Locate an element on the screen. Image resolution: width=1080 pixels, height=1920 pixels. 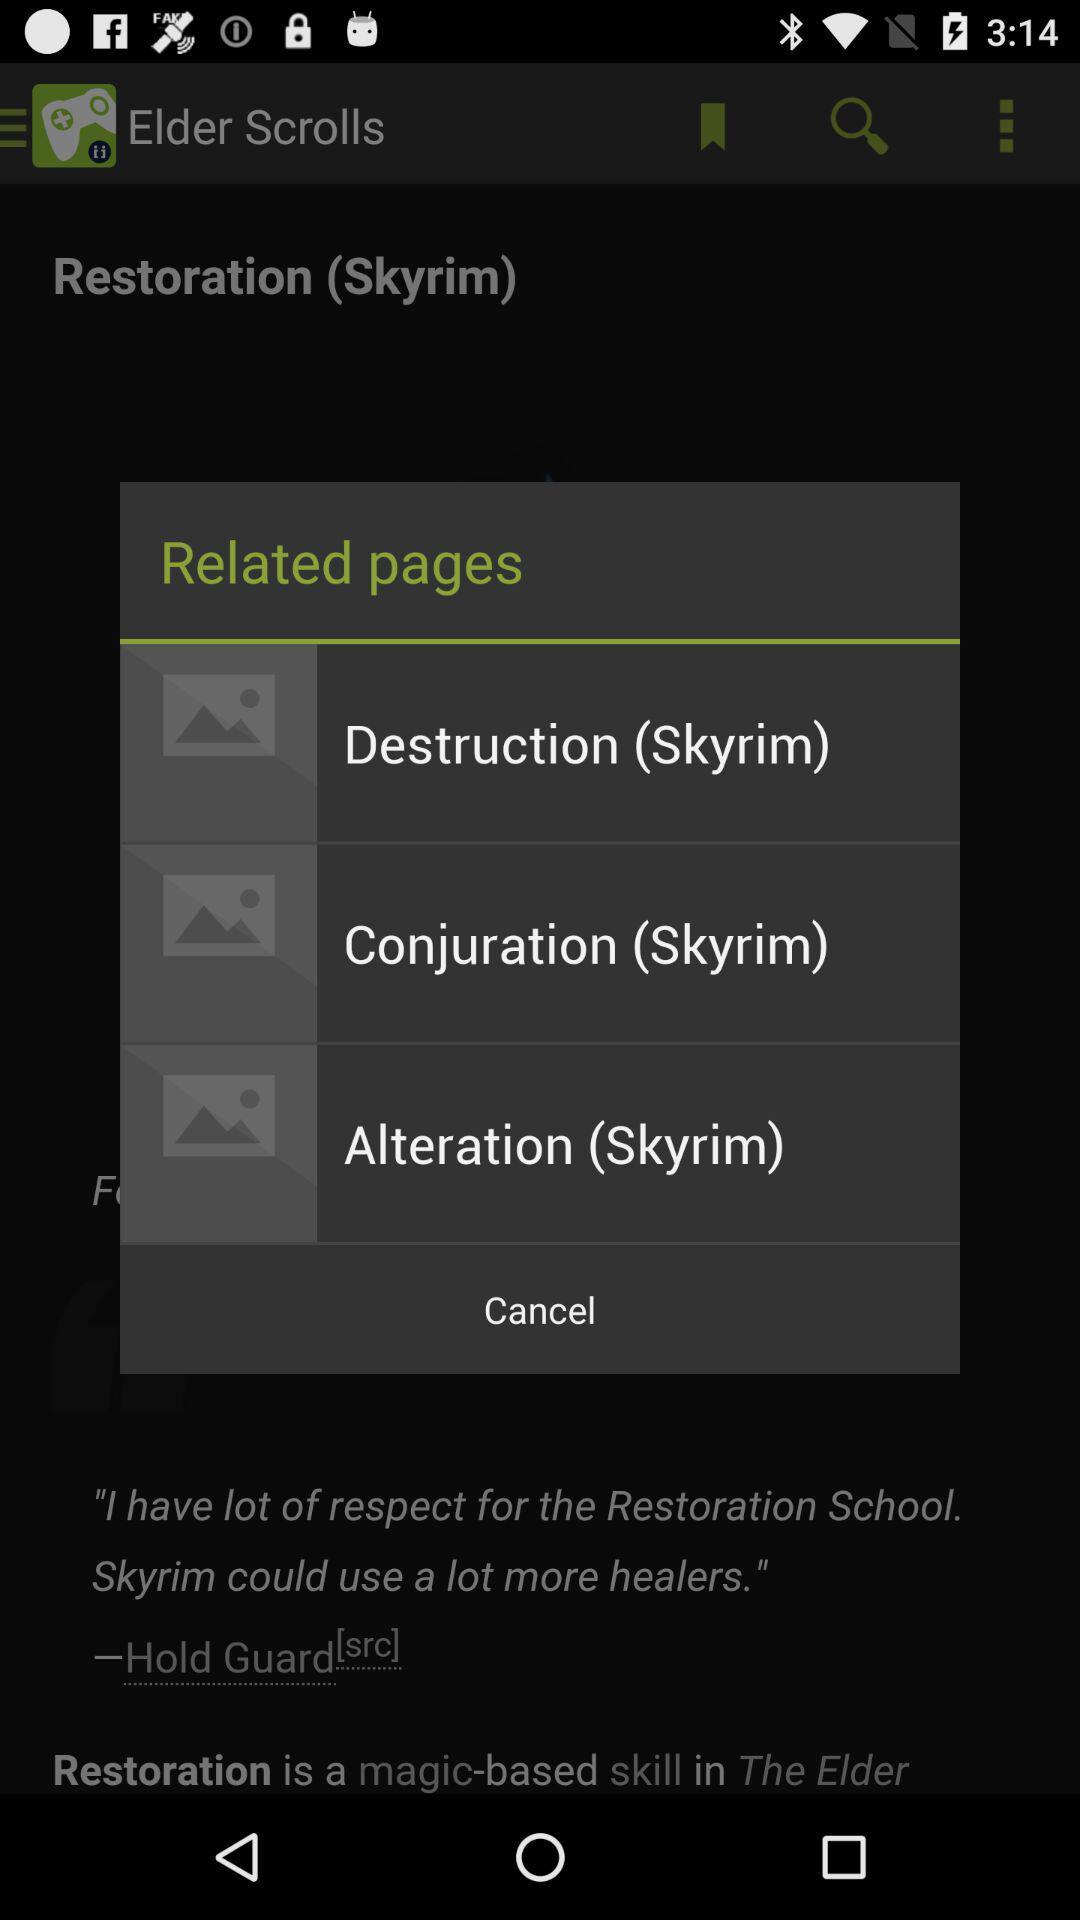
the alteration (skyrim) app is located at coordinates (638, 1143).